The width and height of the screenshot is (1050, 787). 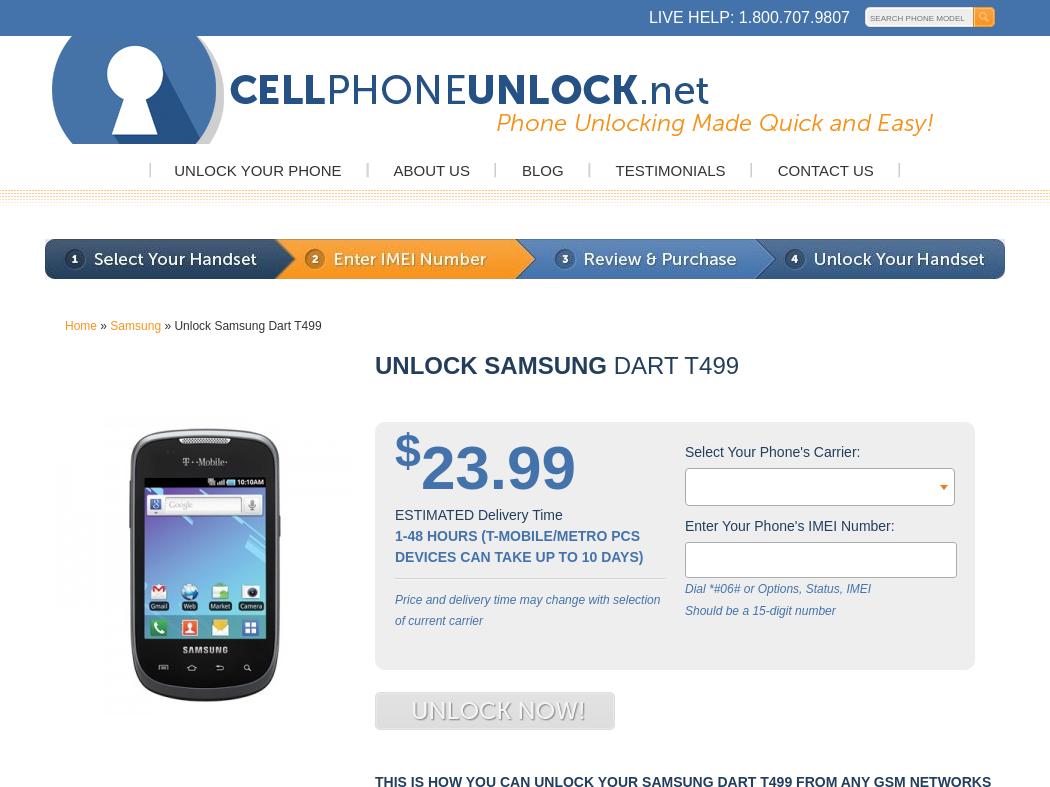 I want to click on '$', so click(x=407, y=451).